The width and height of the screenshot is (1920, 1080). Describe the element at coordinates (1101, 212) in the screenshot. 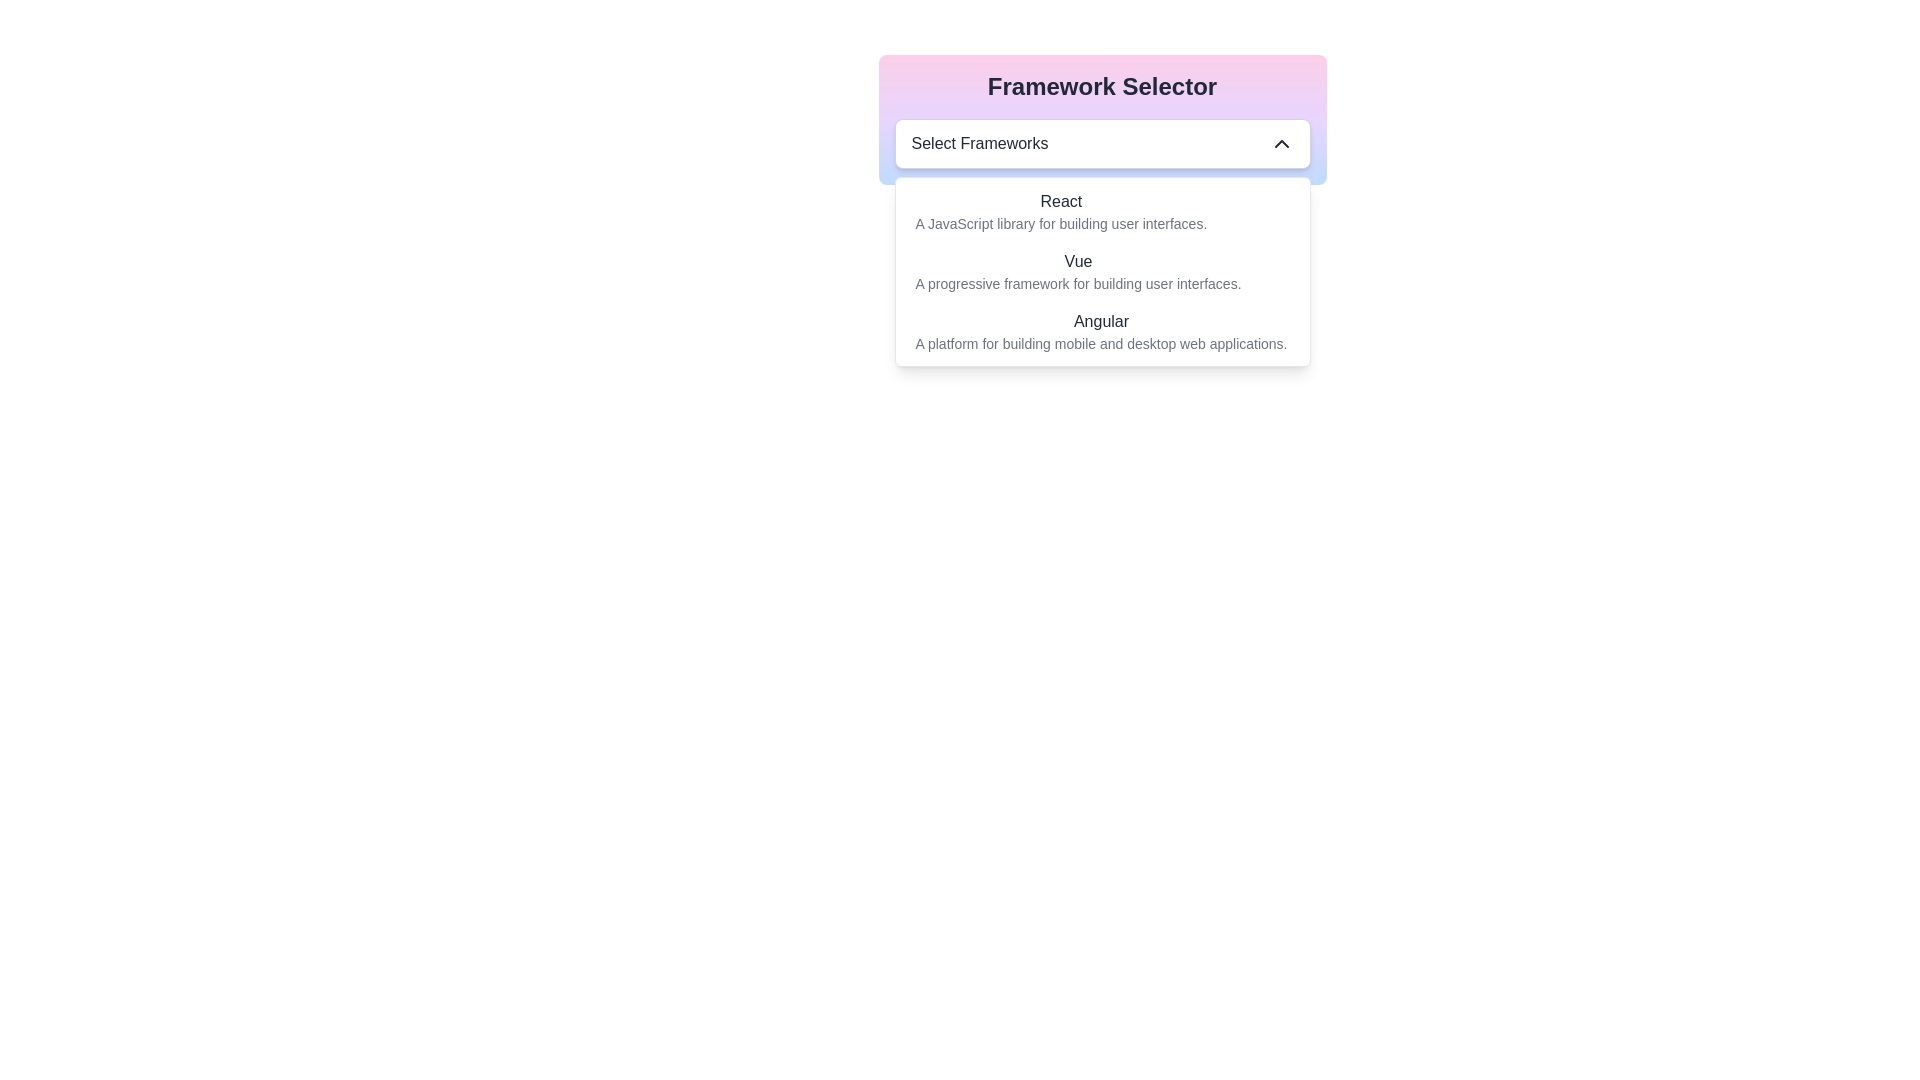

I see `the first option in the 'Framework Selector' dropdown menu` at that location.